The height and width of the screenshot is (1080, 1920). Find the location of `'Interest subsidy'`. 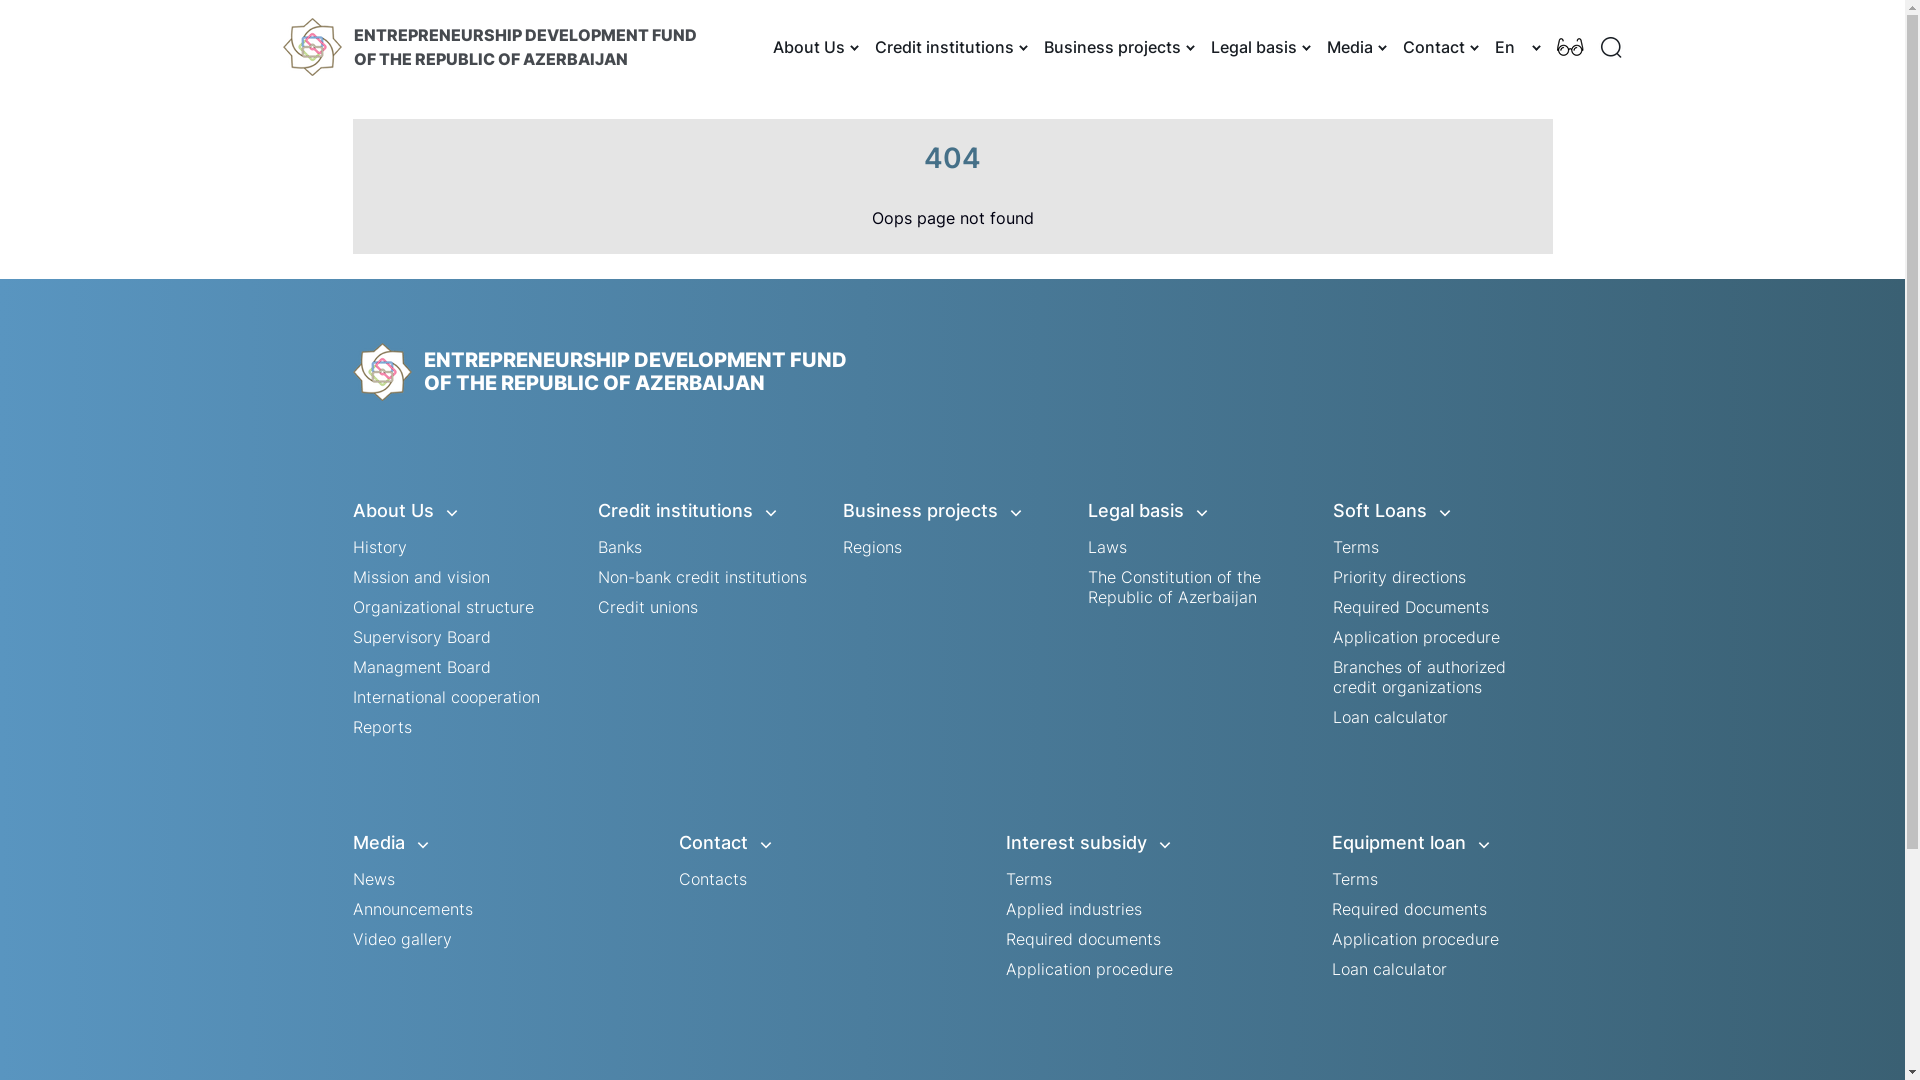

'Interest subsidy' is located at coordinates (1115, 843).